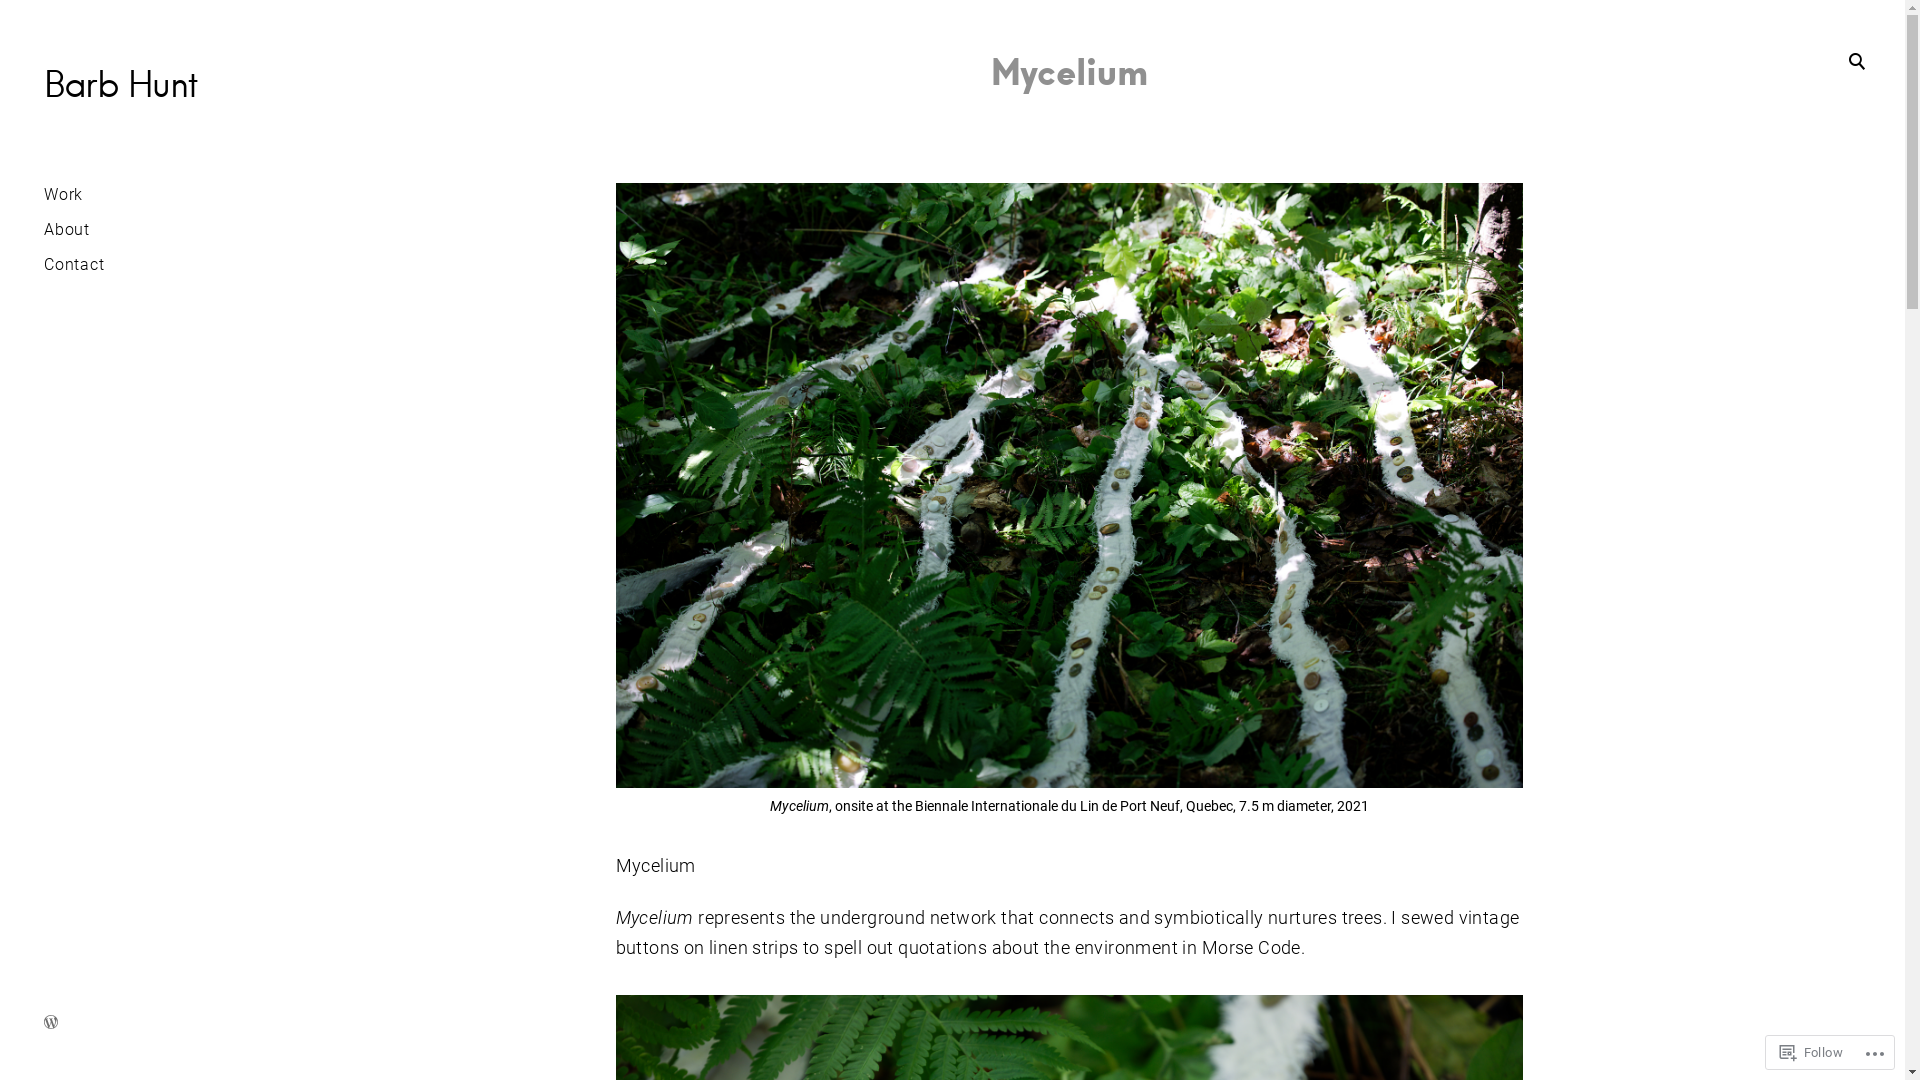 This screenshot has width=1920, height=1080. What do you see at coordinates (1771, 1051) in the screenshot?
I see `'Follow'` at bounding box center [1771, 1051].